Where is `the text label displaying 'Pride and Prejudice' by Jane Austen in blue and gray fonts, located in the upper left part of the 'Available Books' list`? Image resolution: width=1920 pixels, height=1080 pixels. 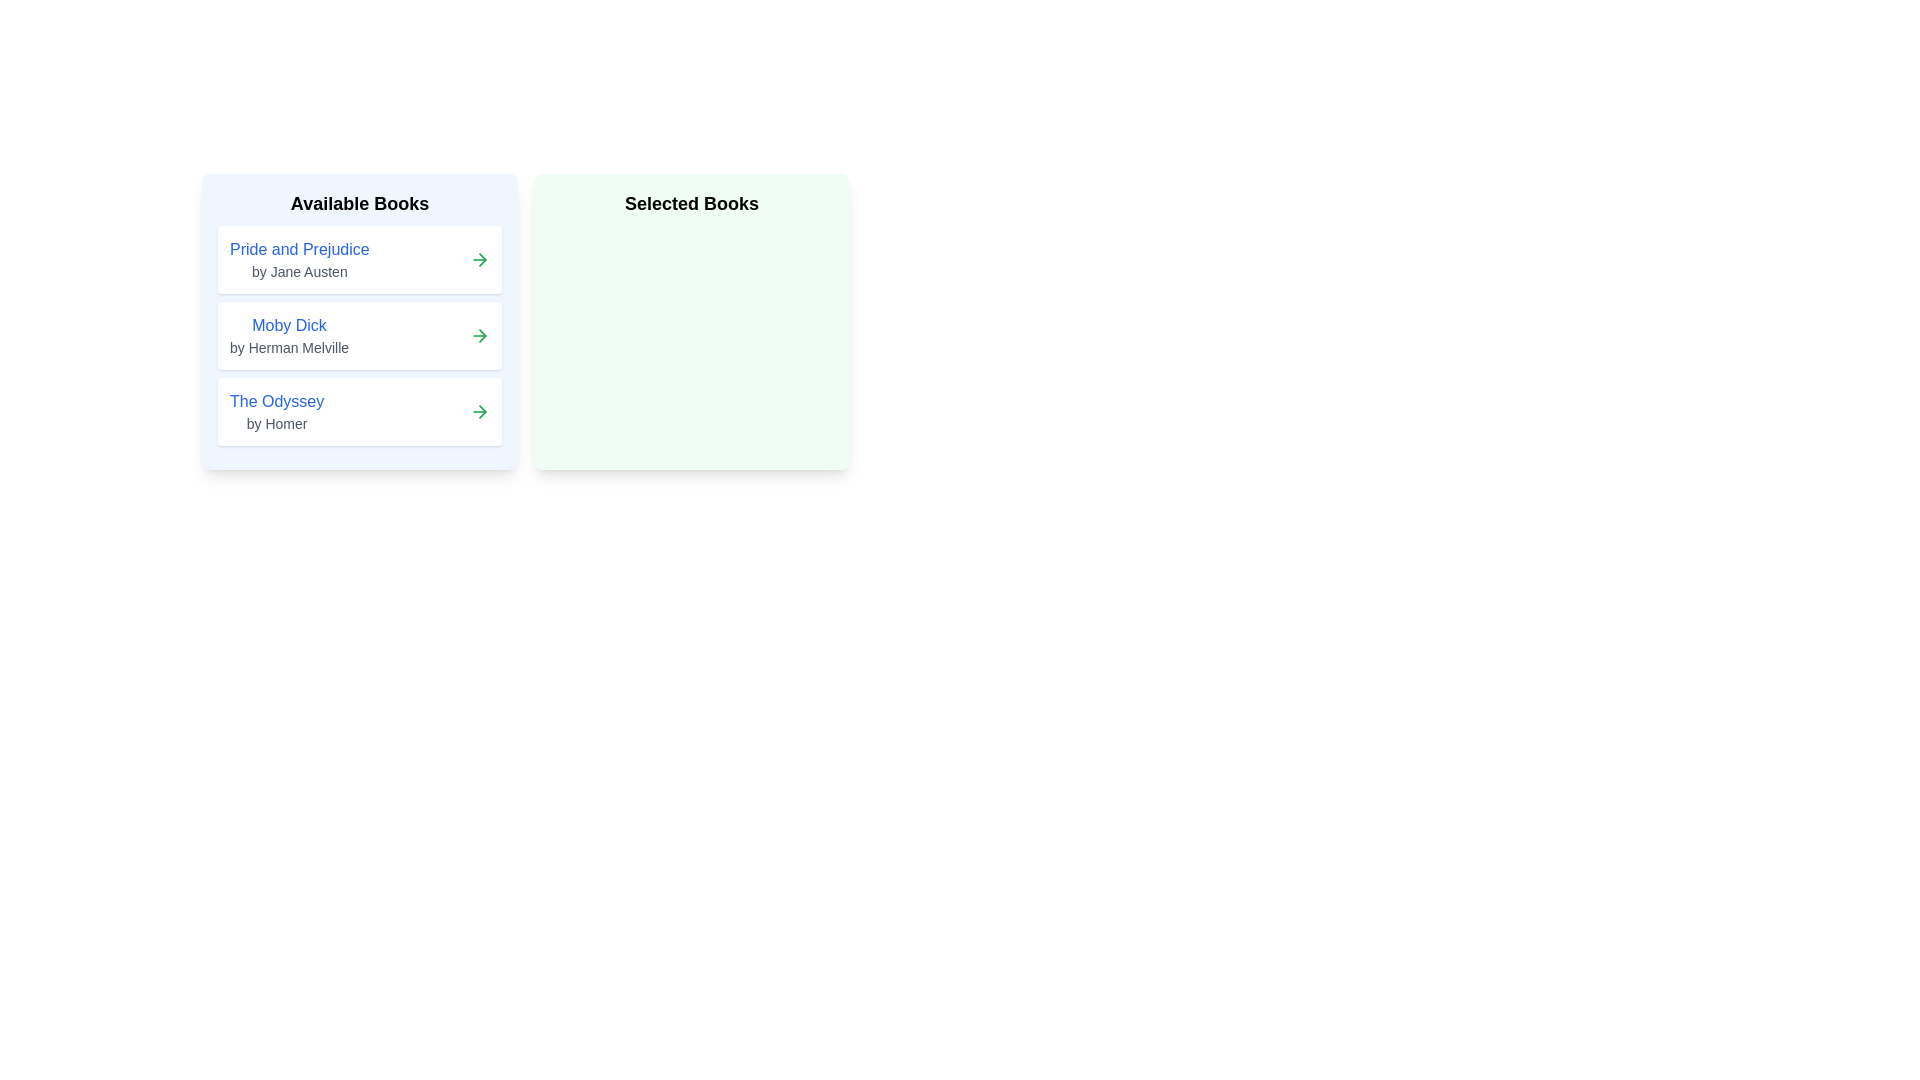
the text label displaying 'Pride and Prejudice' by Jane Austen in blue and gray fonts, located in the upper left part of the 'Available Books' list is located at coordinates (298, 258).